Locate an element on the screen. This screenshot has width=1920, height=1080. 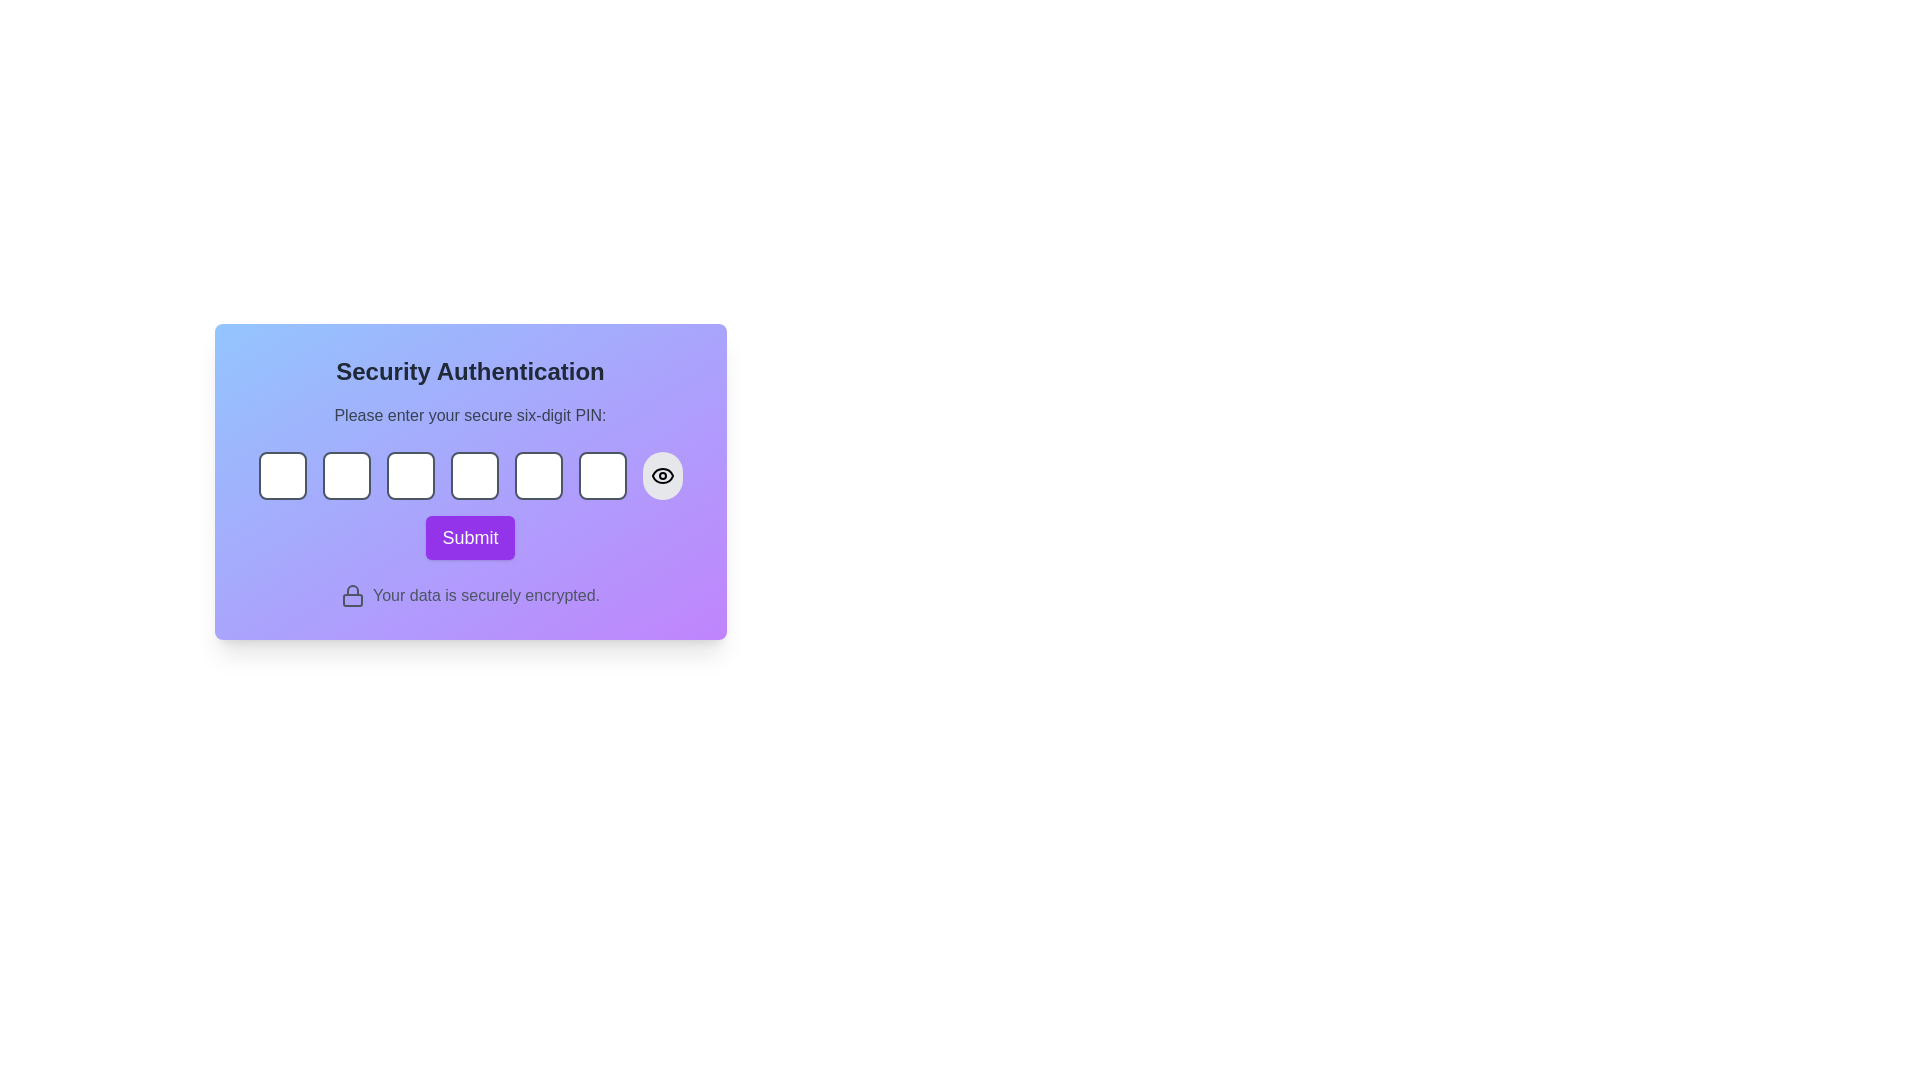
the fifth password input field to focus on it for entering a secure PIN code as part of multi-factor authentication is located at coordinates (538, 475).